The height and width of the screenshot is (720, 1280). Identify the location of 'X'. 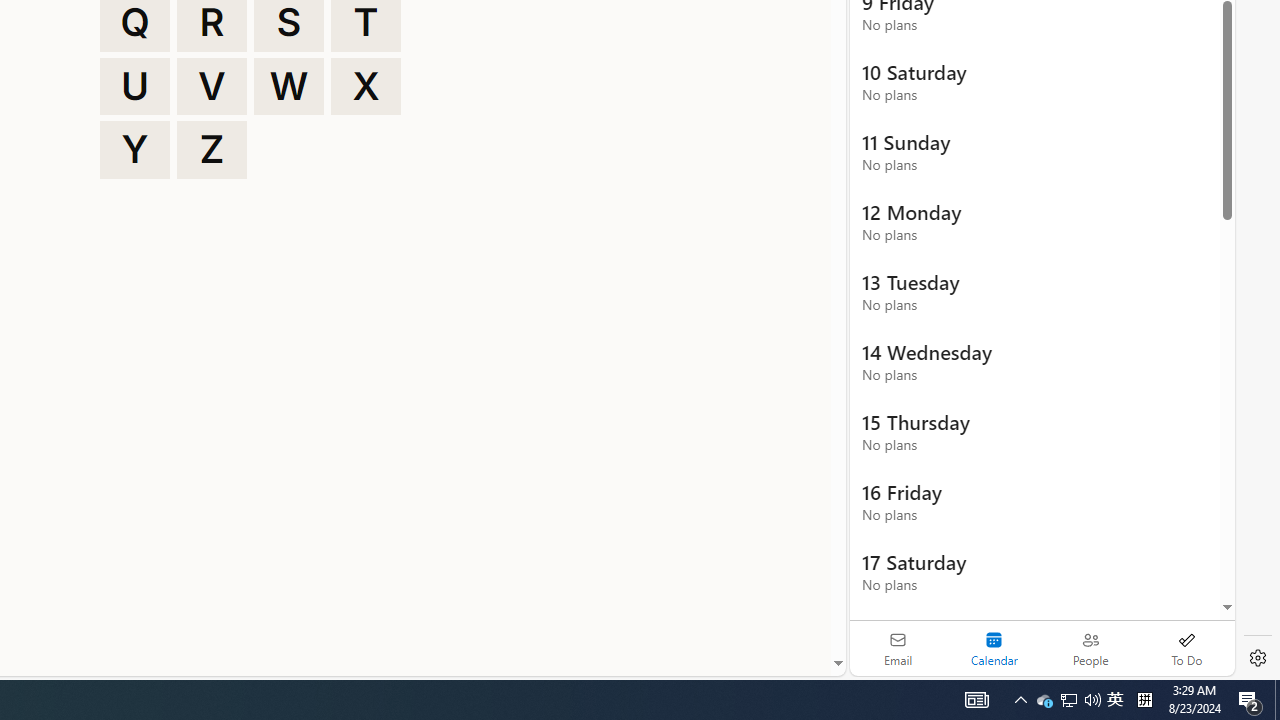
(366, 85).